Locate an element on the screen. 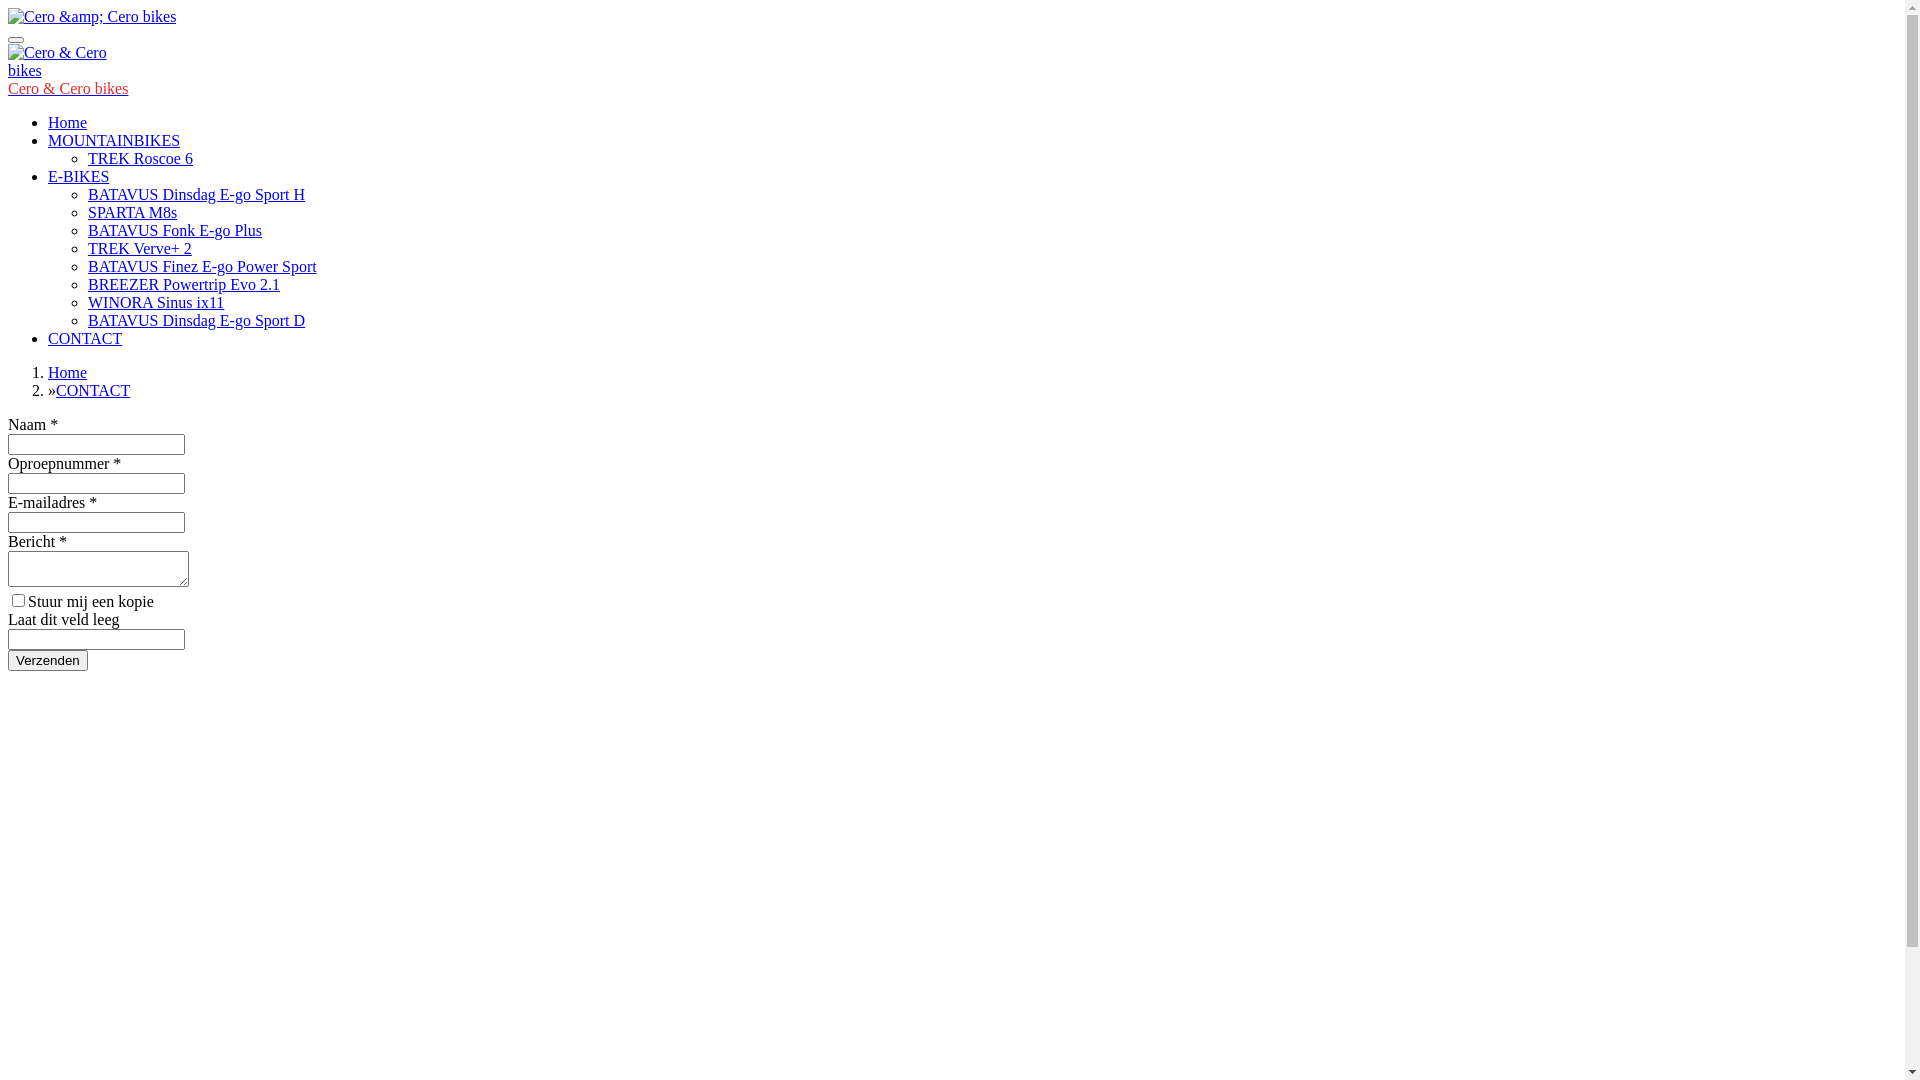  'SPARTA M8s' is located at coordinates (131, 212).